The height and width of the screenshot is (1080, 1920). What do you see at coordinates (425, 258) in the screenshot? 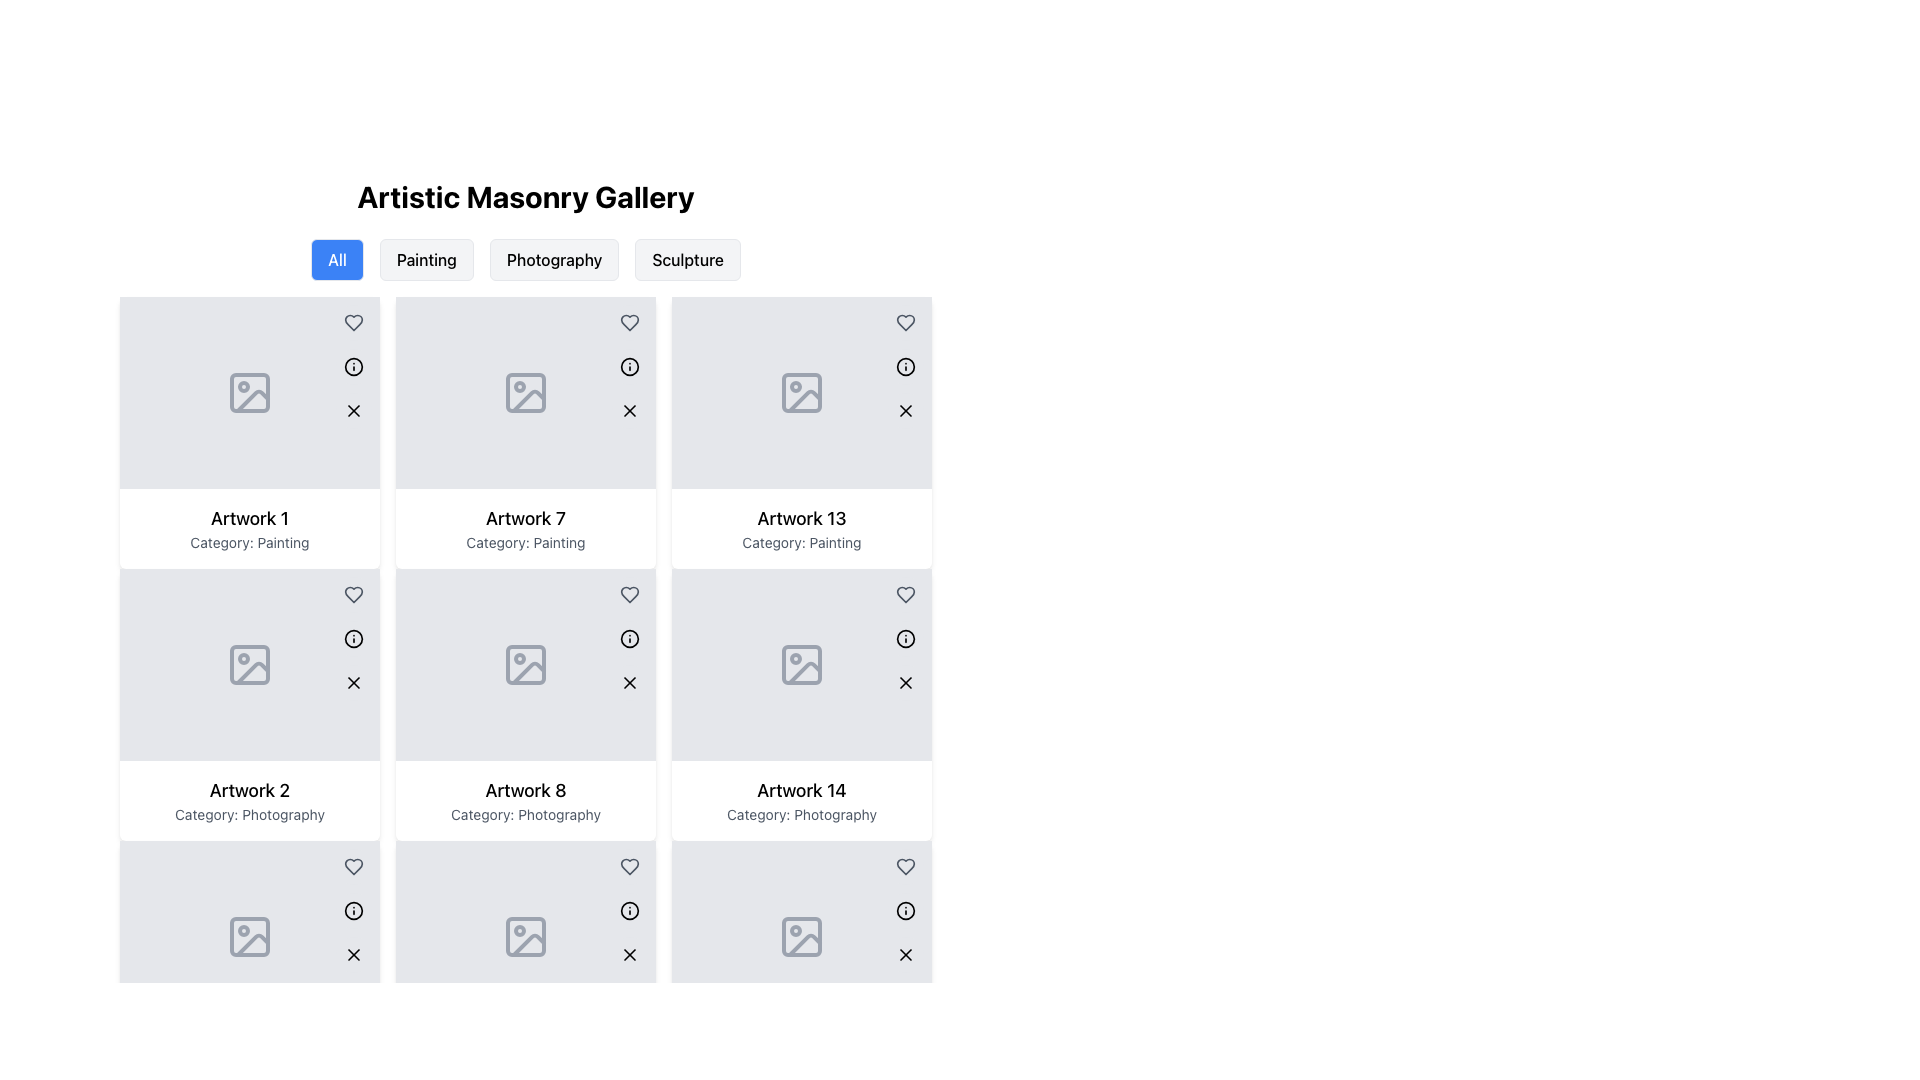
I see `the 'Painting' button, which is the second button in a row of four buttons, to filter the gallery by 'Painting'` at bounding box center [425, 258].